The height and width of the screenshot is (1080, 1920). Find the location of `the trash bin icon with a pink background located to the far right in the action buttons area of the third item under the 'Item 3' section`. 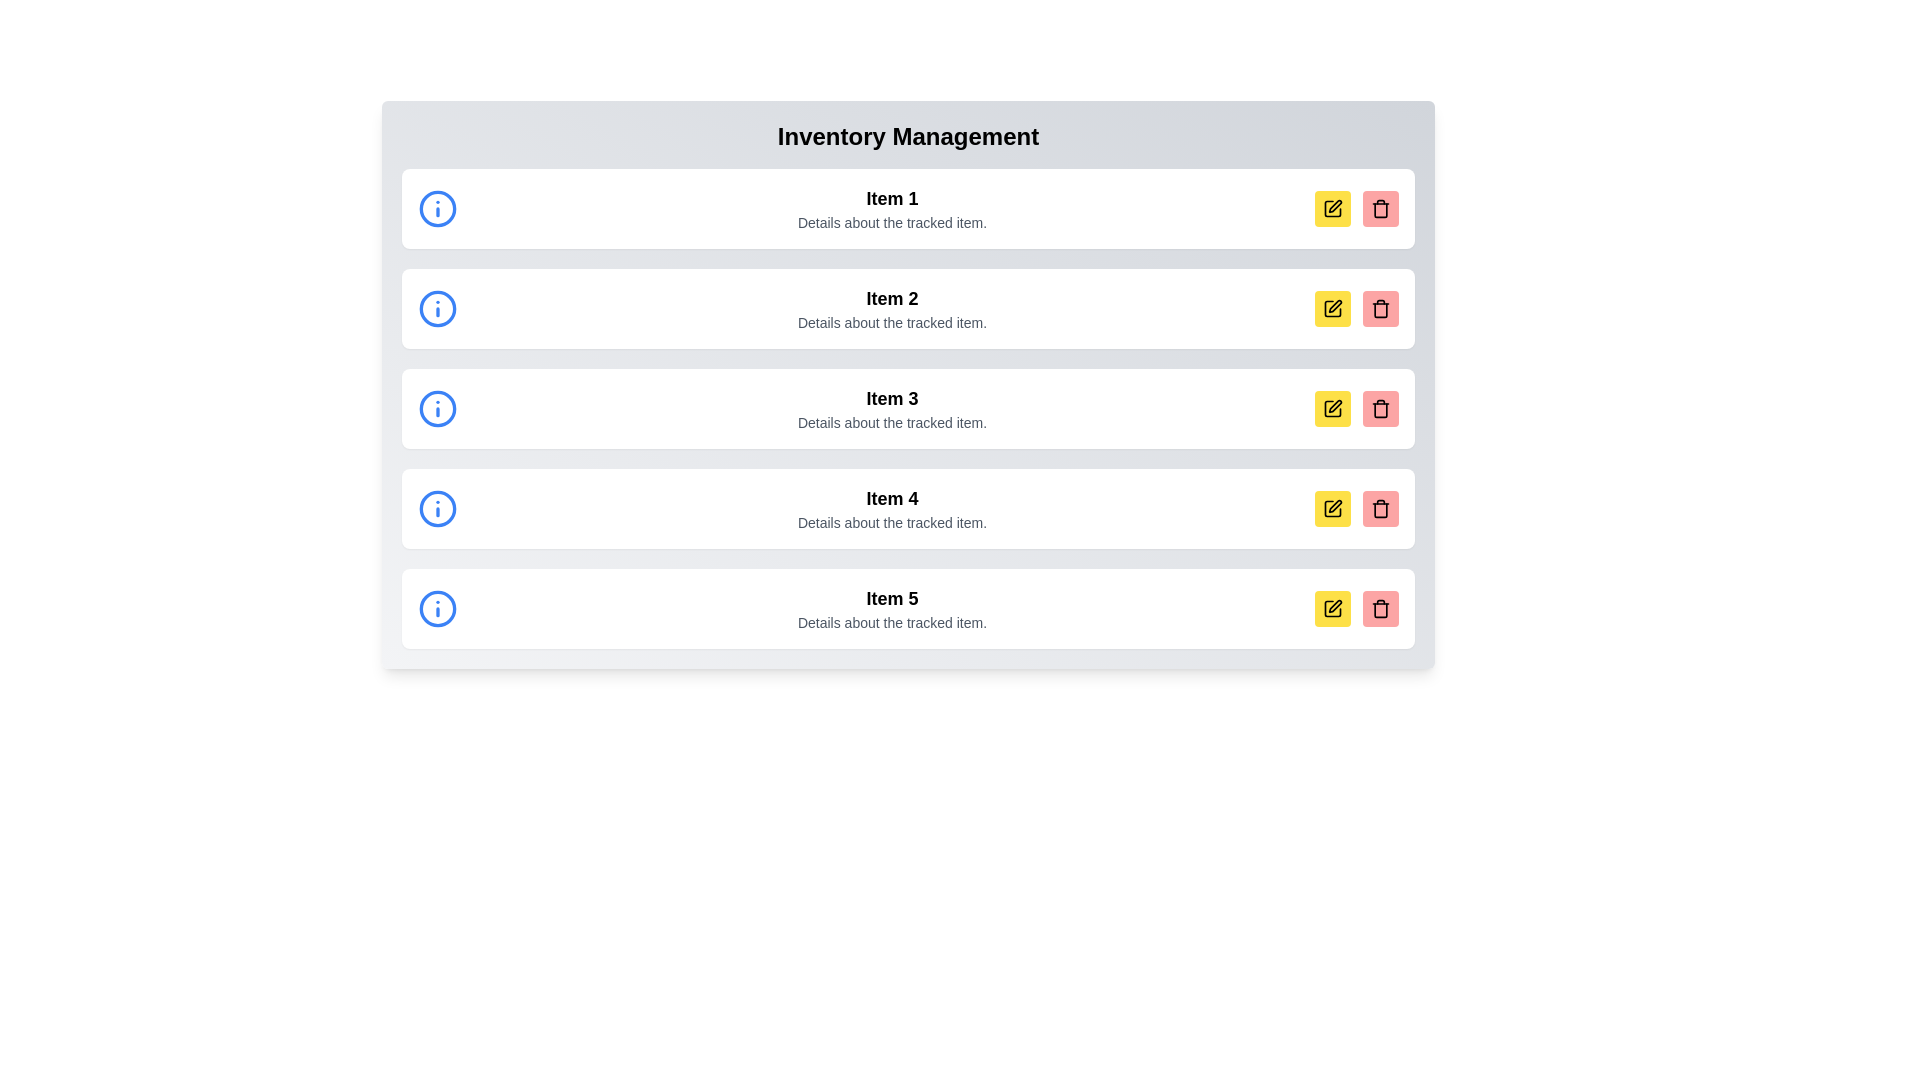

the trash bin icon with a pink background located to the far right in the action buttons area of the third item under the 'Item 3' section is located at coordinates (1380, 407).